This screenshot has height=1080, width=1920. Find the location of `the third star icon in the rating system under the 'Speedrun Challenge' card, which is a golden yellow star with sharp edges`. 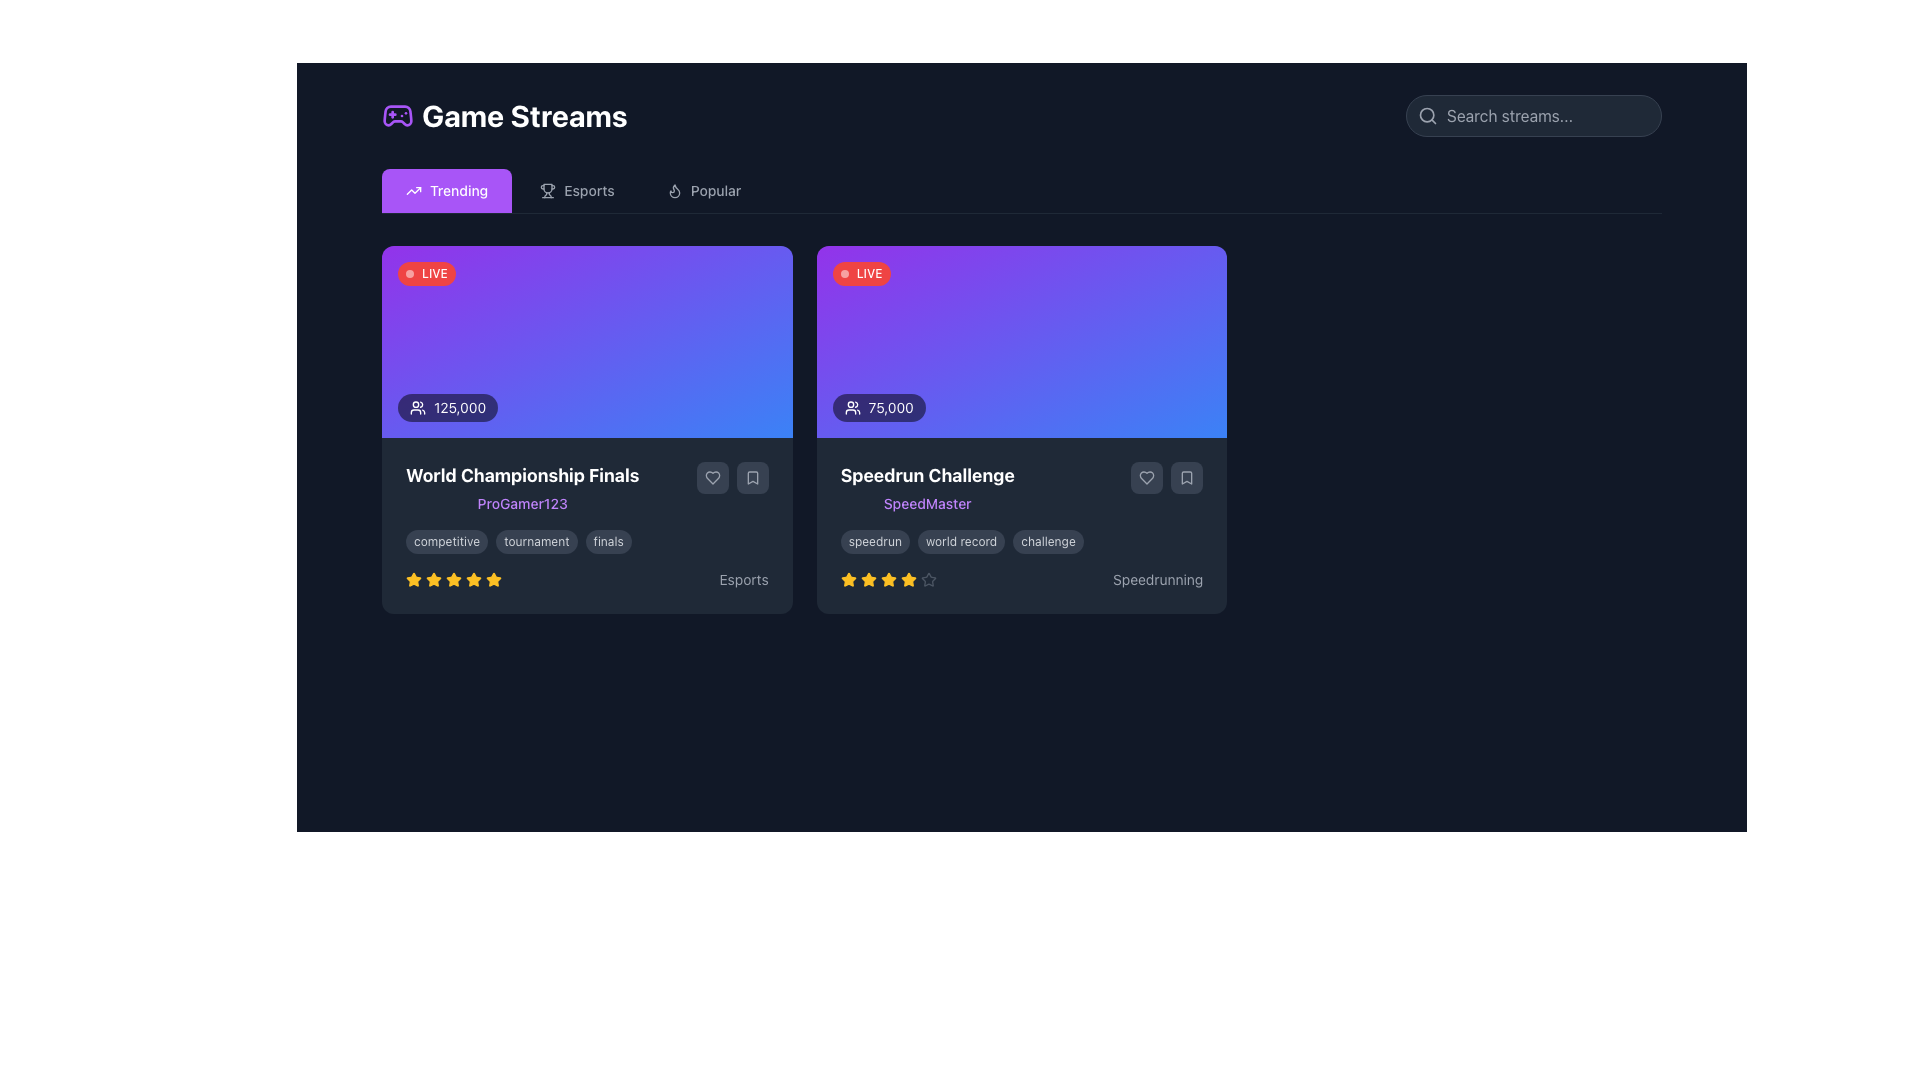

the third star icon in the rating system under the 'Speedrun Challenge' card, which is a golden yellow star with sharp edges is located at coordinates (868, 579).